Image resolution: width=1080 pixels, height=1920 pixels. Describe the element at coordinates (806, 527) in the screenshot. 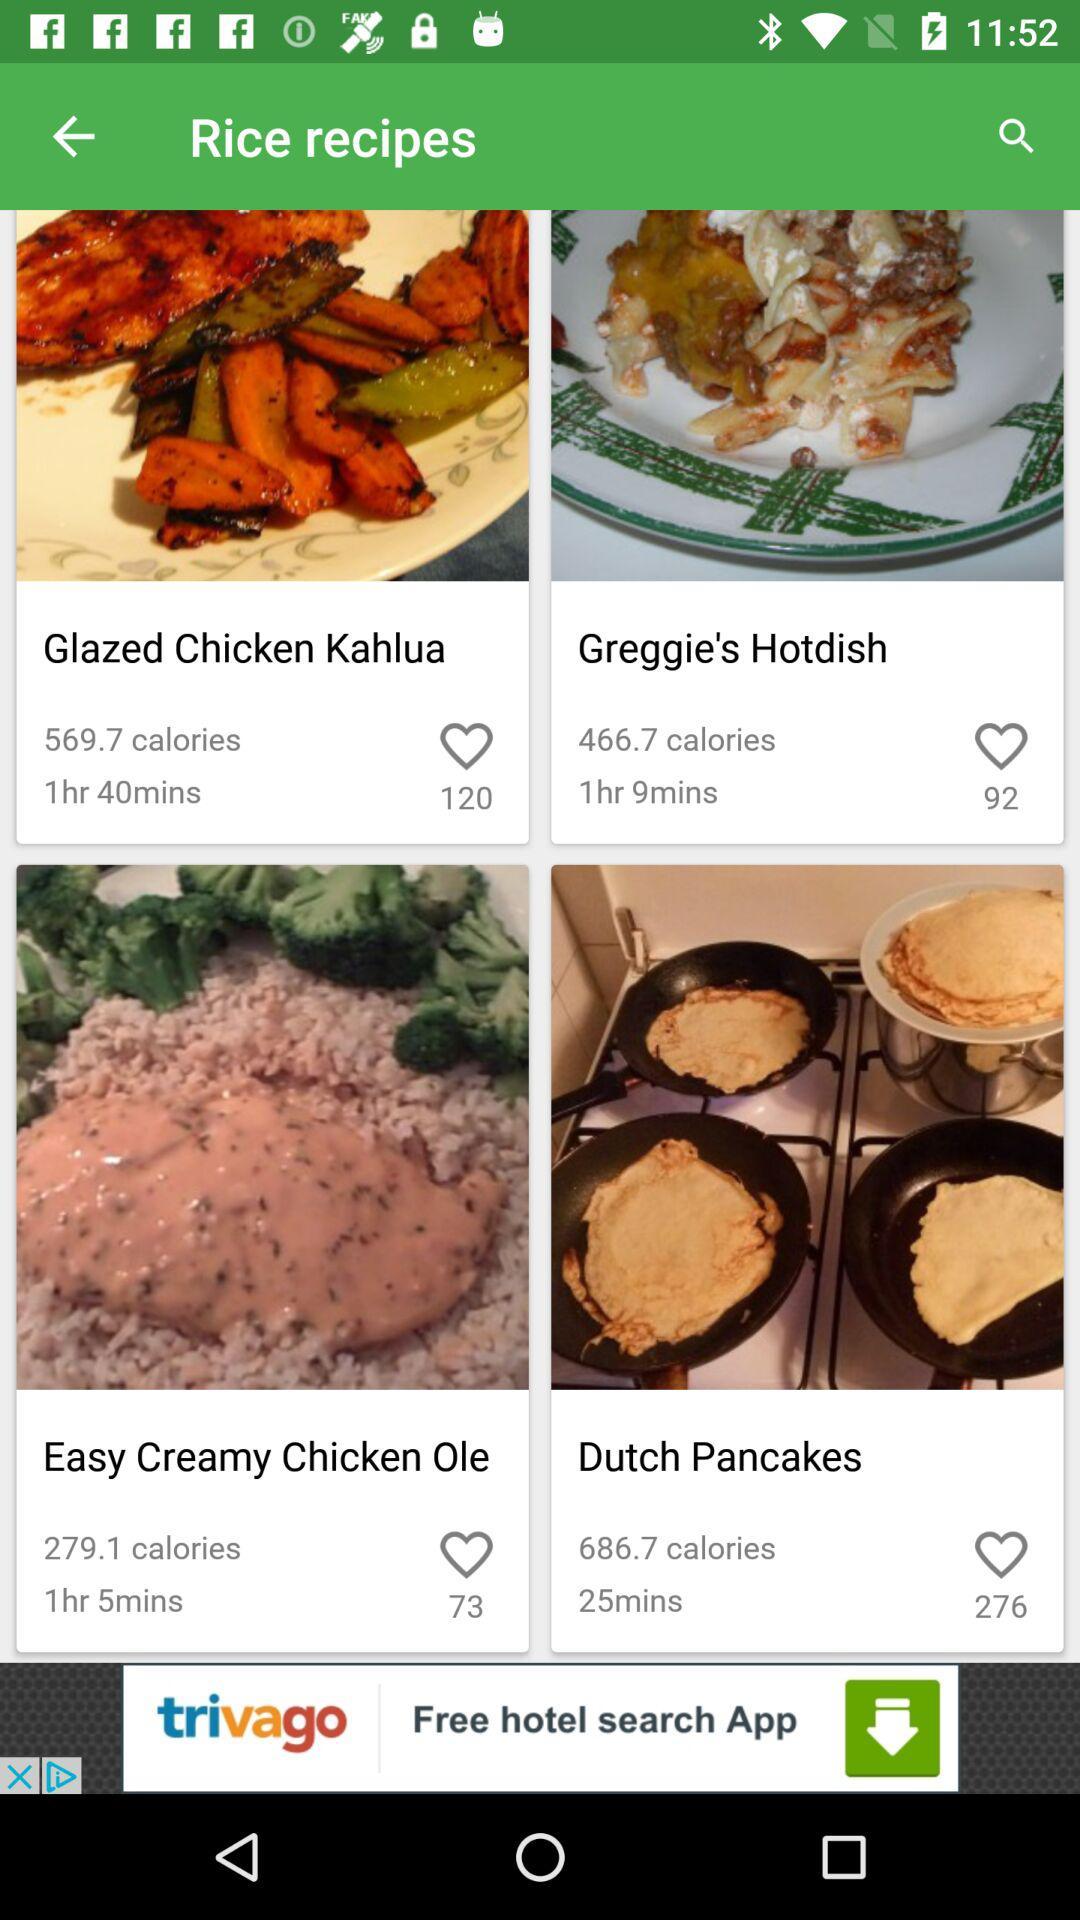

I see `the top right side dish greggies hotdish` at that location.